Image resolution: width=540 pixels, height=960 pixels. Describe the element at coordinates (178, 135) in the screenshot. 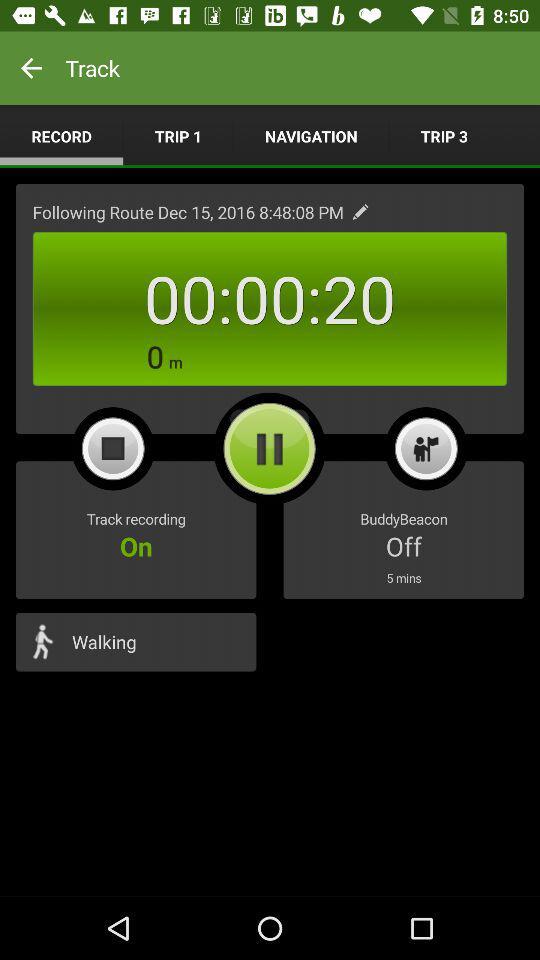

I see `the item above the following route dec` at that location.